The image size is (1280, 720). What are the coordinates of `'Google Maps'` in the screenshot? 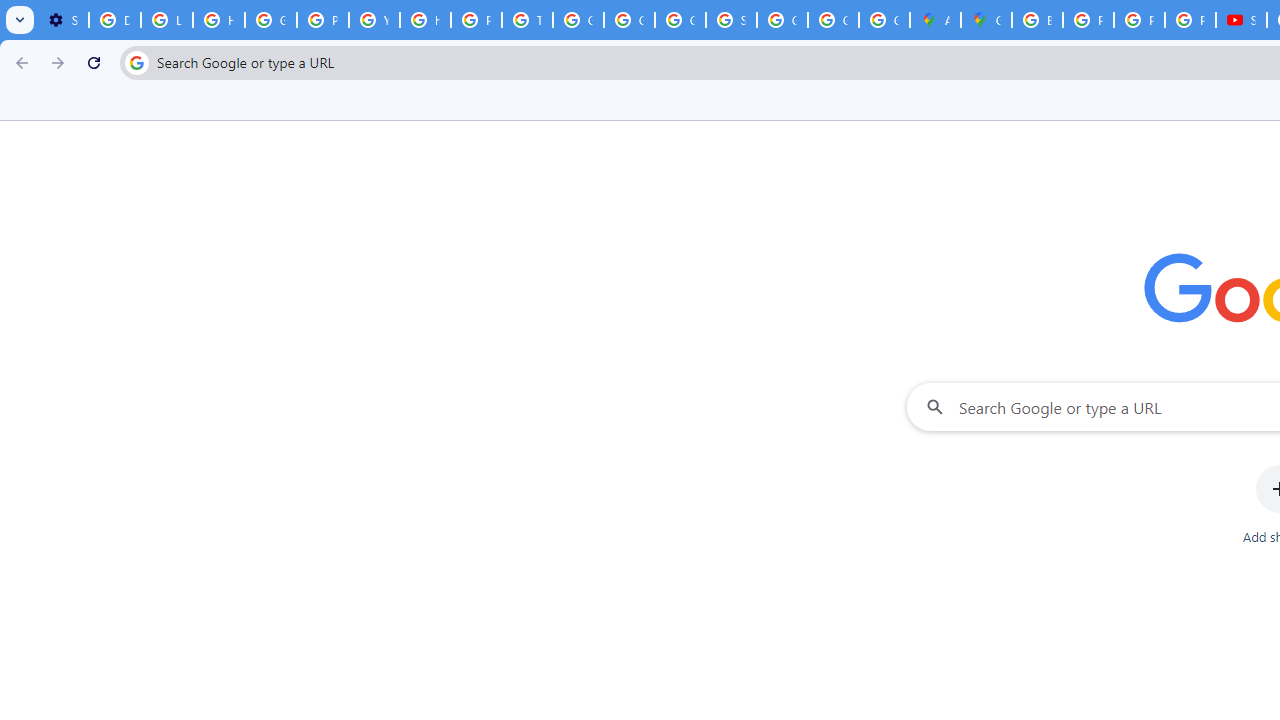 It's located at (986, 20).